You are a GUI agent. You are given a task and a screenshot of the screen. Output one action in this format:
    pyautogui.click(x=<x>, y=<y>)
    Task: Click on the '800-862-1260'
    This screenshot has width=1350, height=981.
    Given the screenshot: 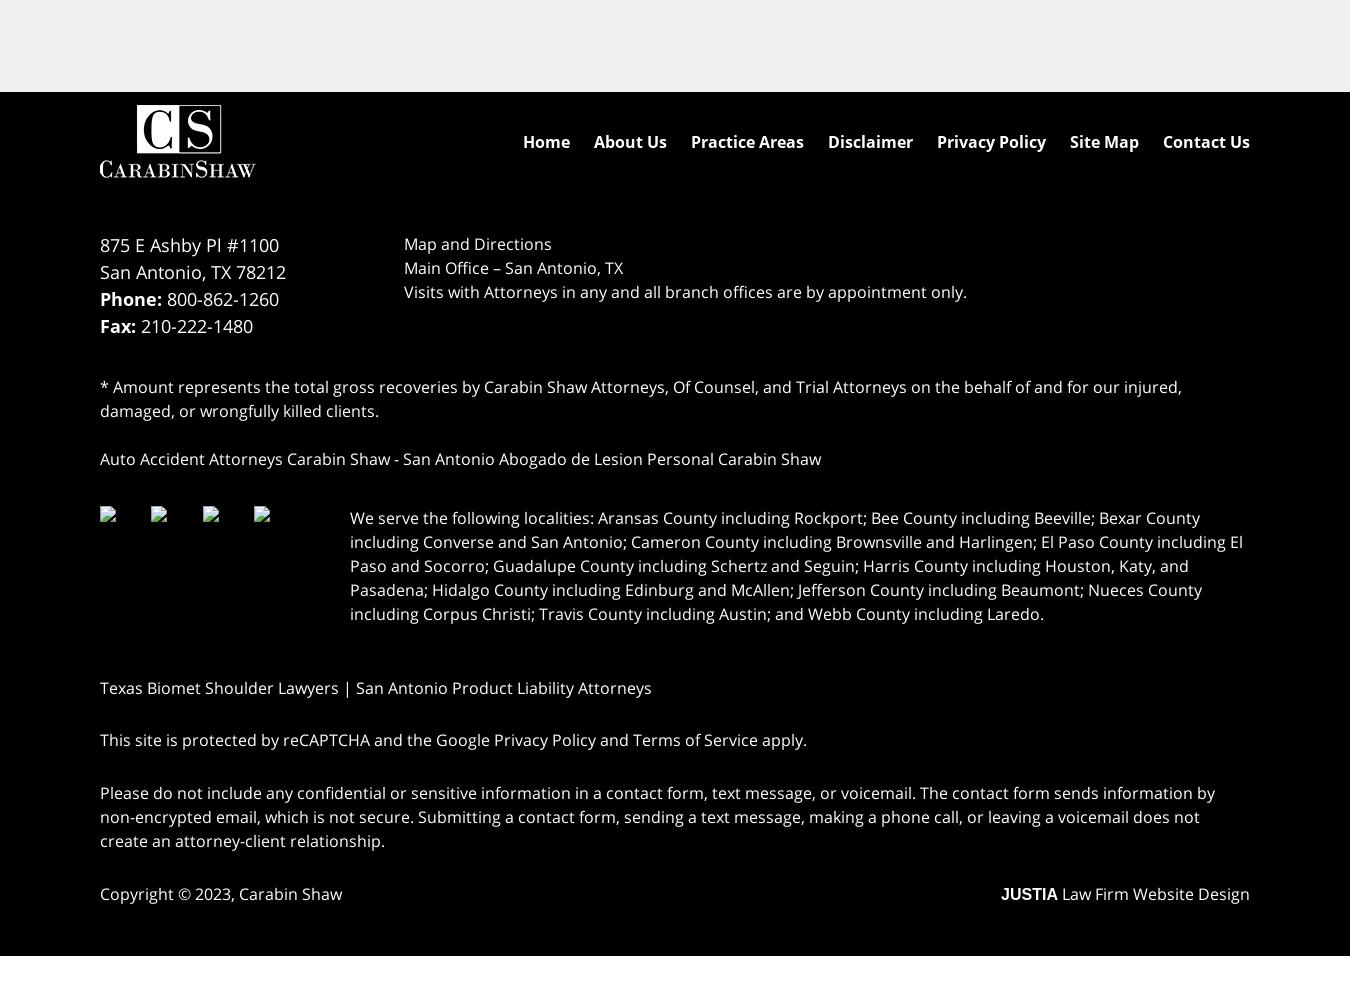 What is the action you would take?
    pyautogui.click(x=223, y=297)
    